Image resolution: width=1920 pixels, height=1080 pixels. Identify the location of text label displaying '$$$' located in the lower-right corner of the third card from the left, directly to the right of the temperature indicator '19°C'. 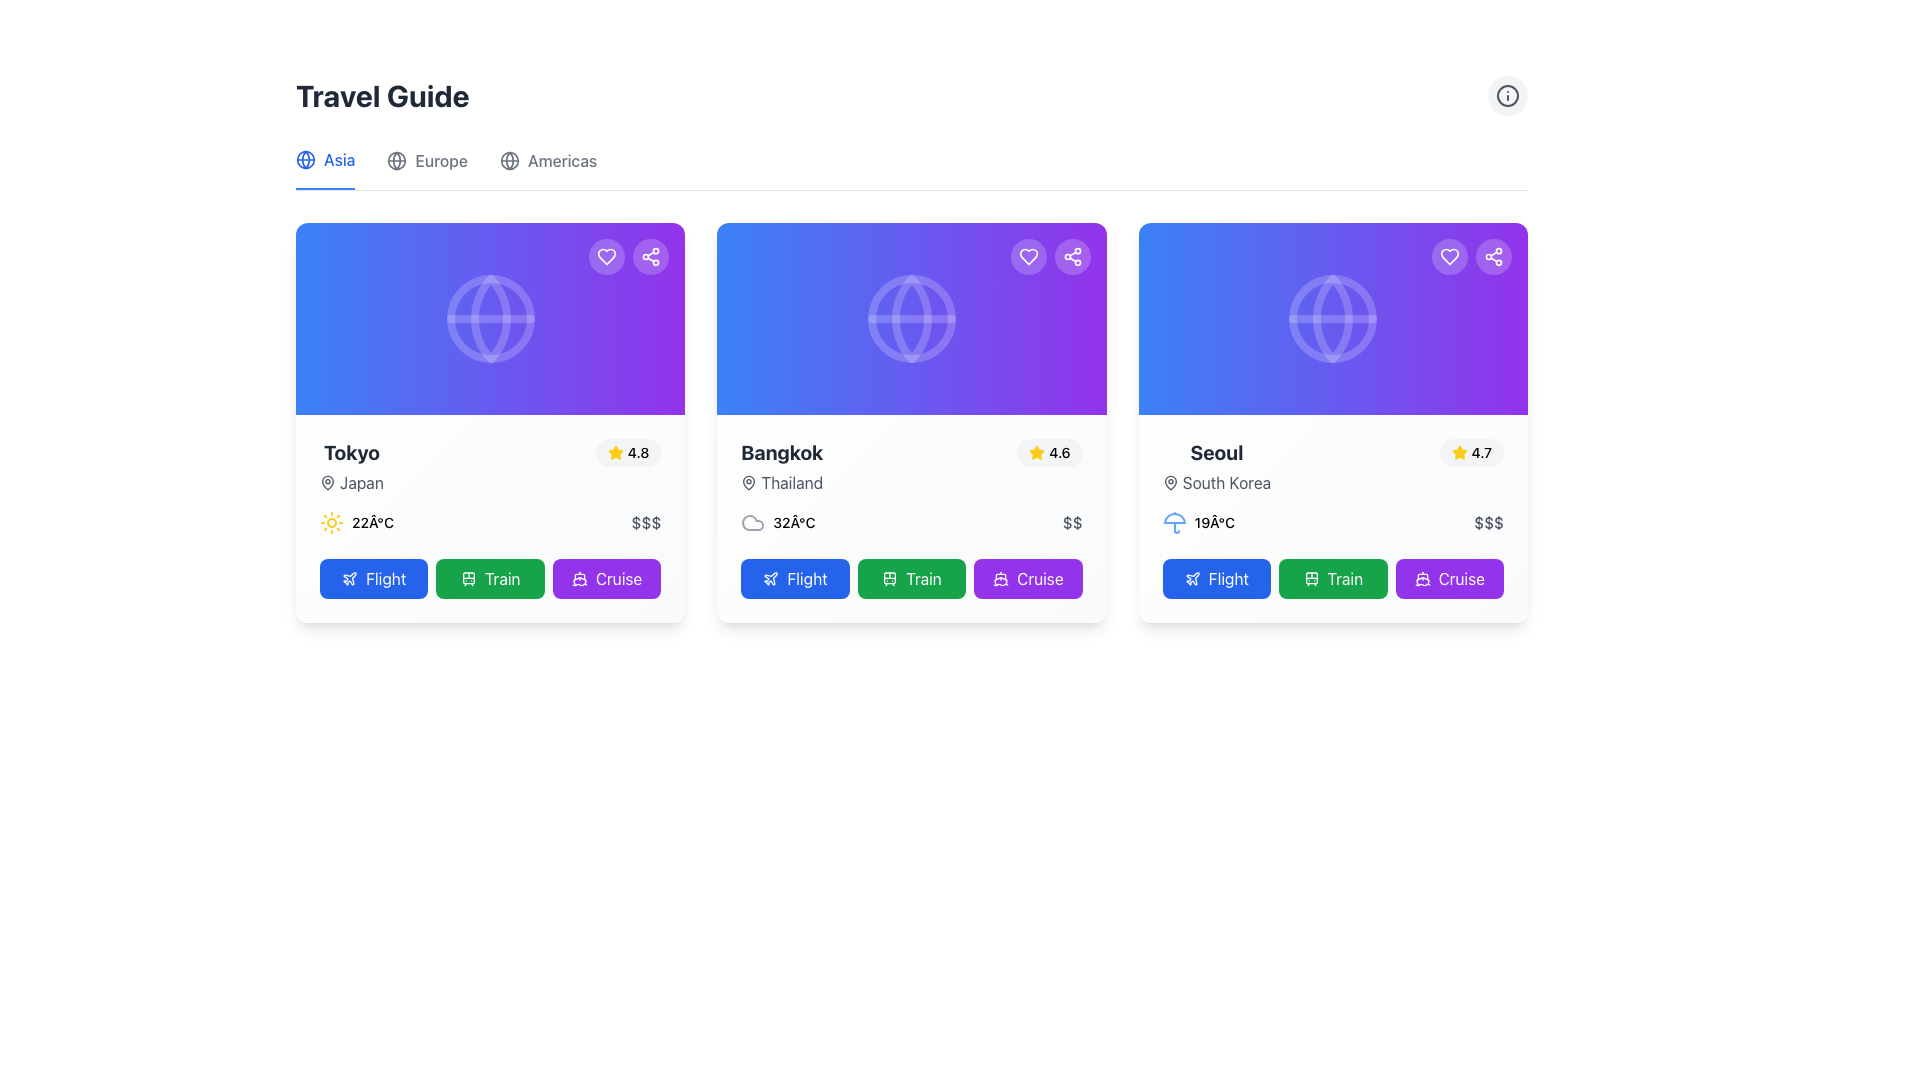
(1488, 522).